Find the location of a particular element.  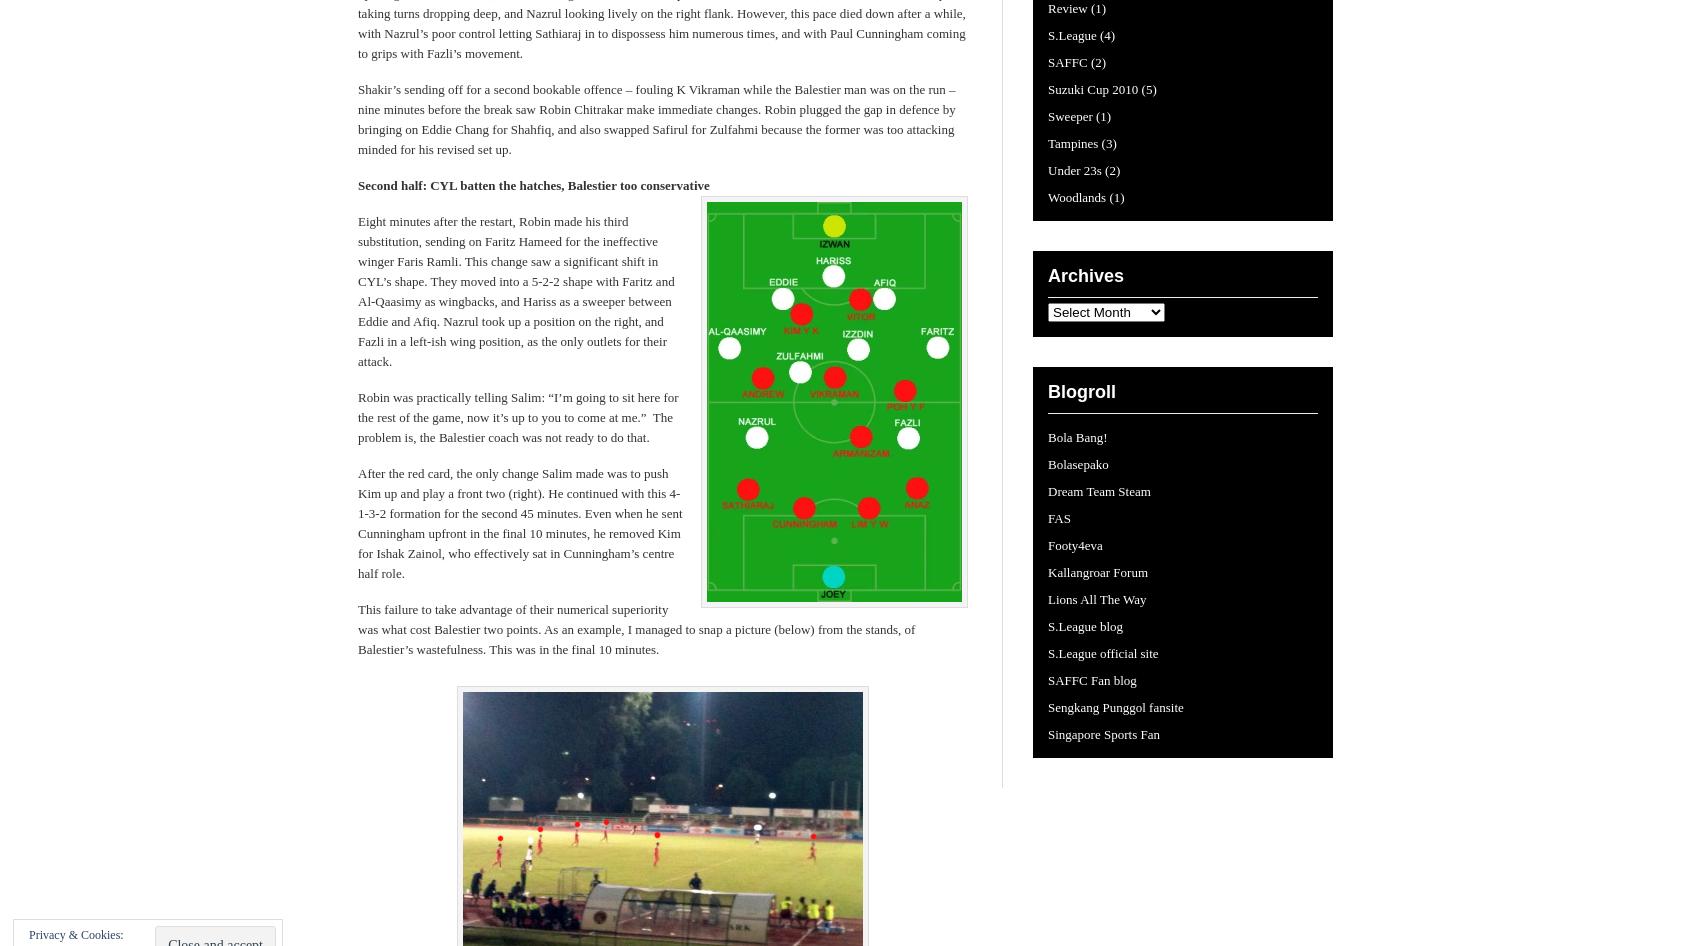

'Sengkang Punggol fansite' is located at coordinates (1115, 707).